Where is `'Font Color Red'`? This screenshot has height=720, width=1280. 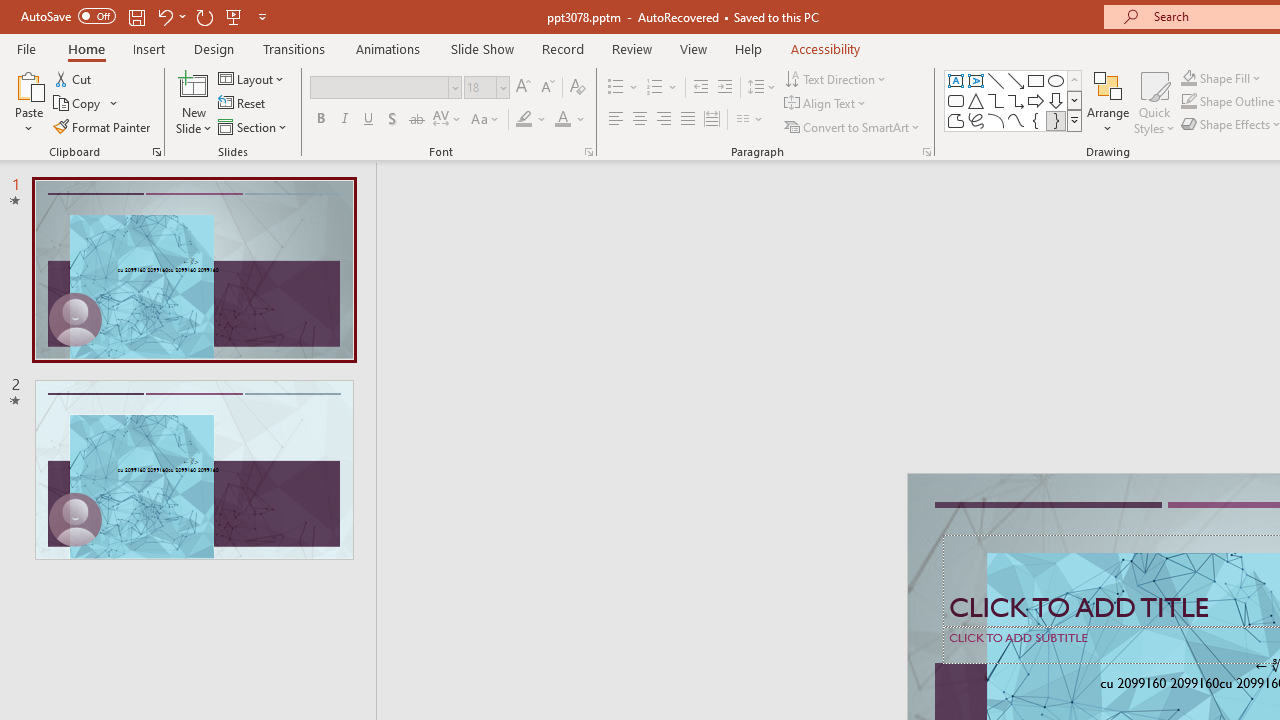
'Font Color Red' is located at coordinates (561, 119).